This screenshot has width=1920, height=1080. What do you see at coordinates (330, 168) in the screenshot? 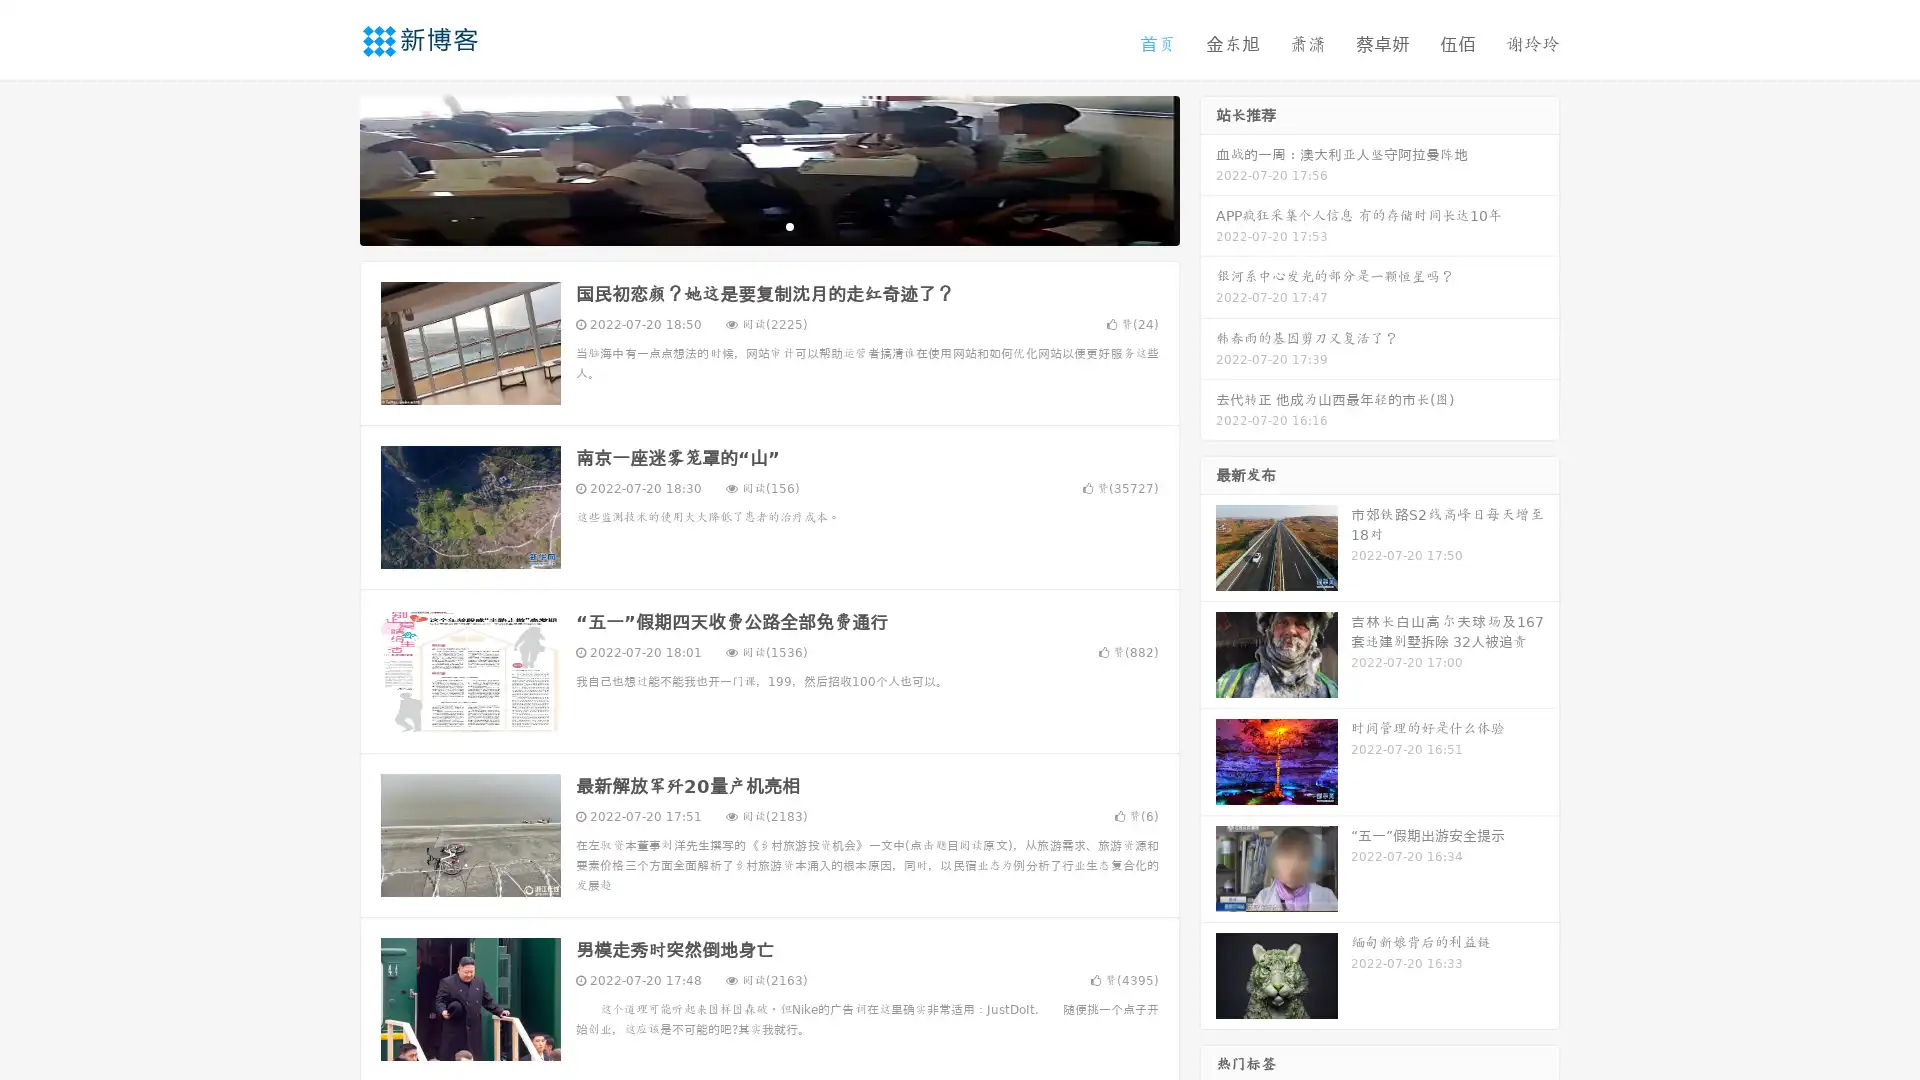
I see `Previous slide` at bounding box center [330, 168].